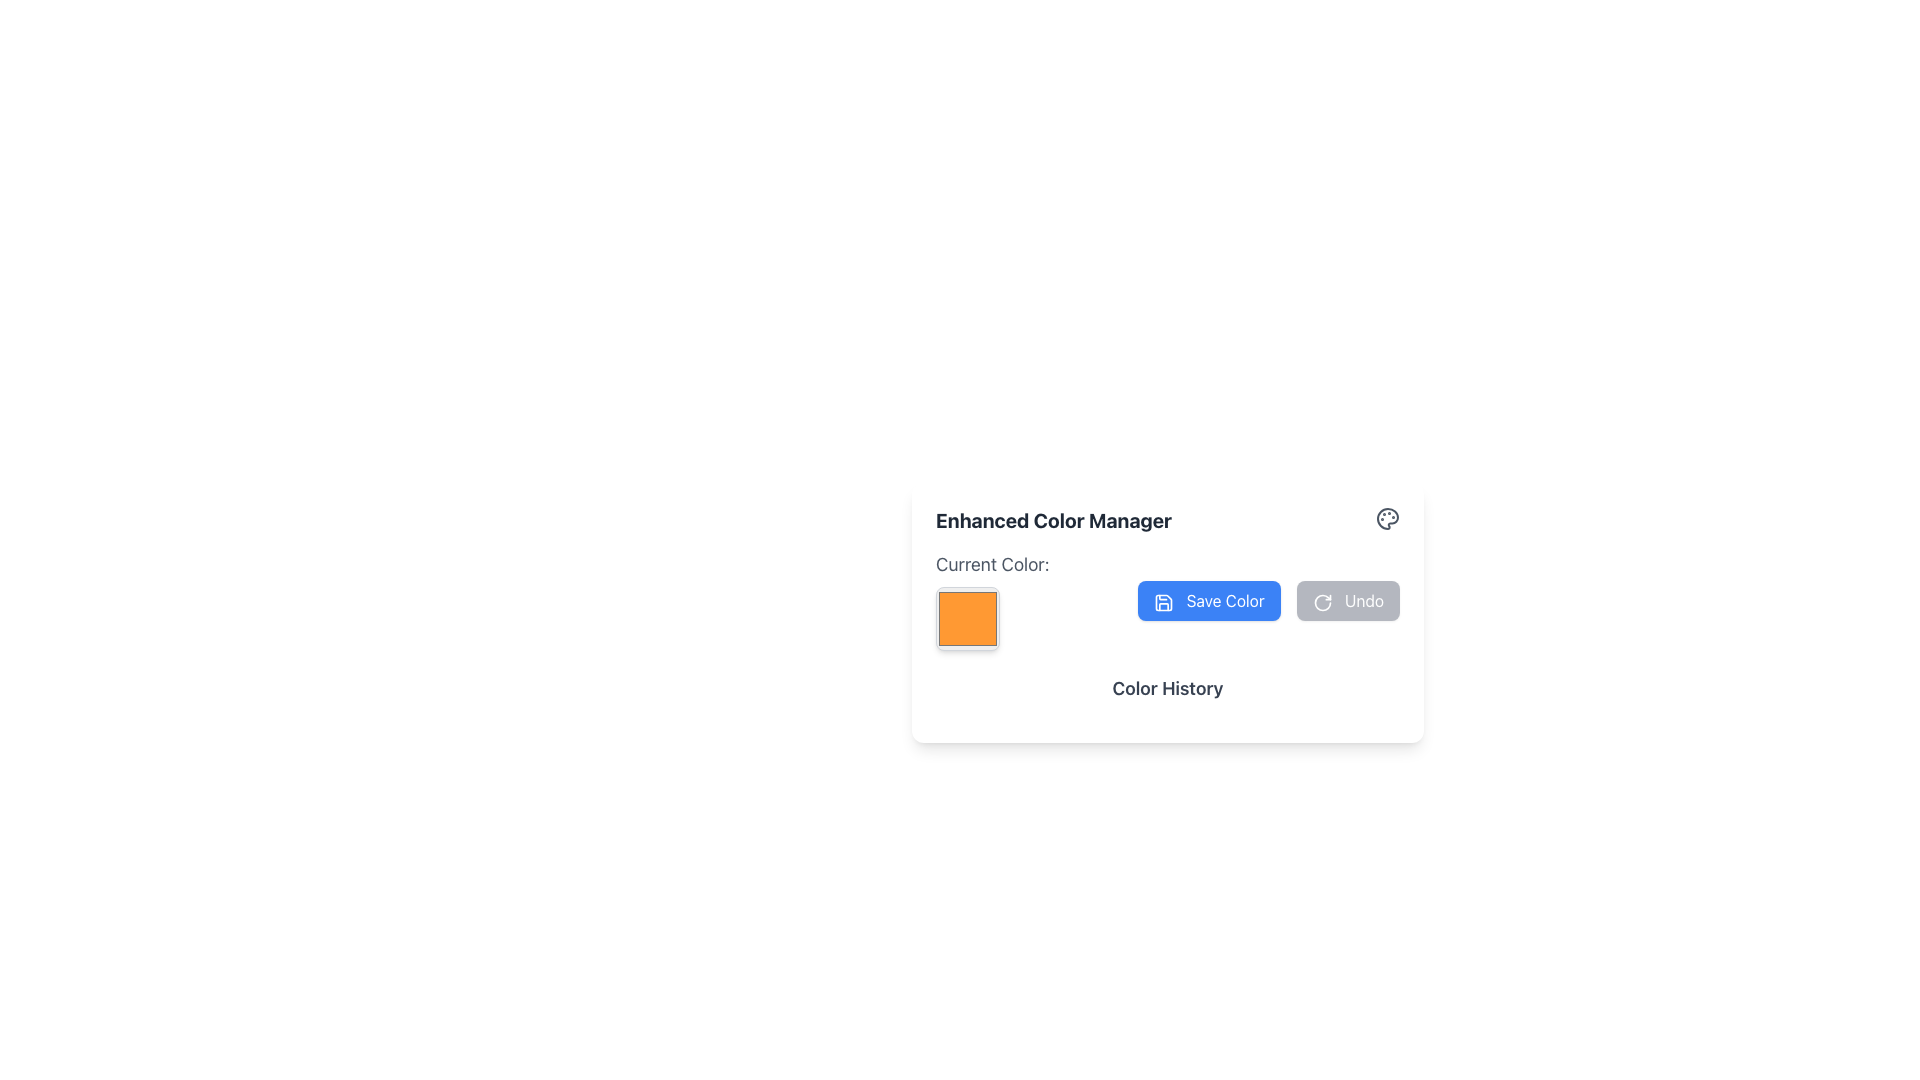 The height and width of the screenshot is (1080, 1920). I want to click on the save icon button, which resembles a floppy disk and is located between a color preview box and an 'Undo' button in the 'Enhanced Color Manager' interface, so click(1164, 601).